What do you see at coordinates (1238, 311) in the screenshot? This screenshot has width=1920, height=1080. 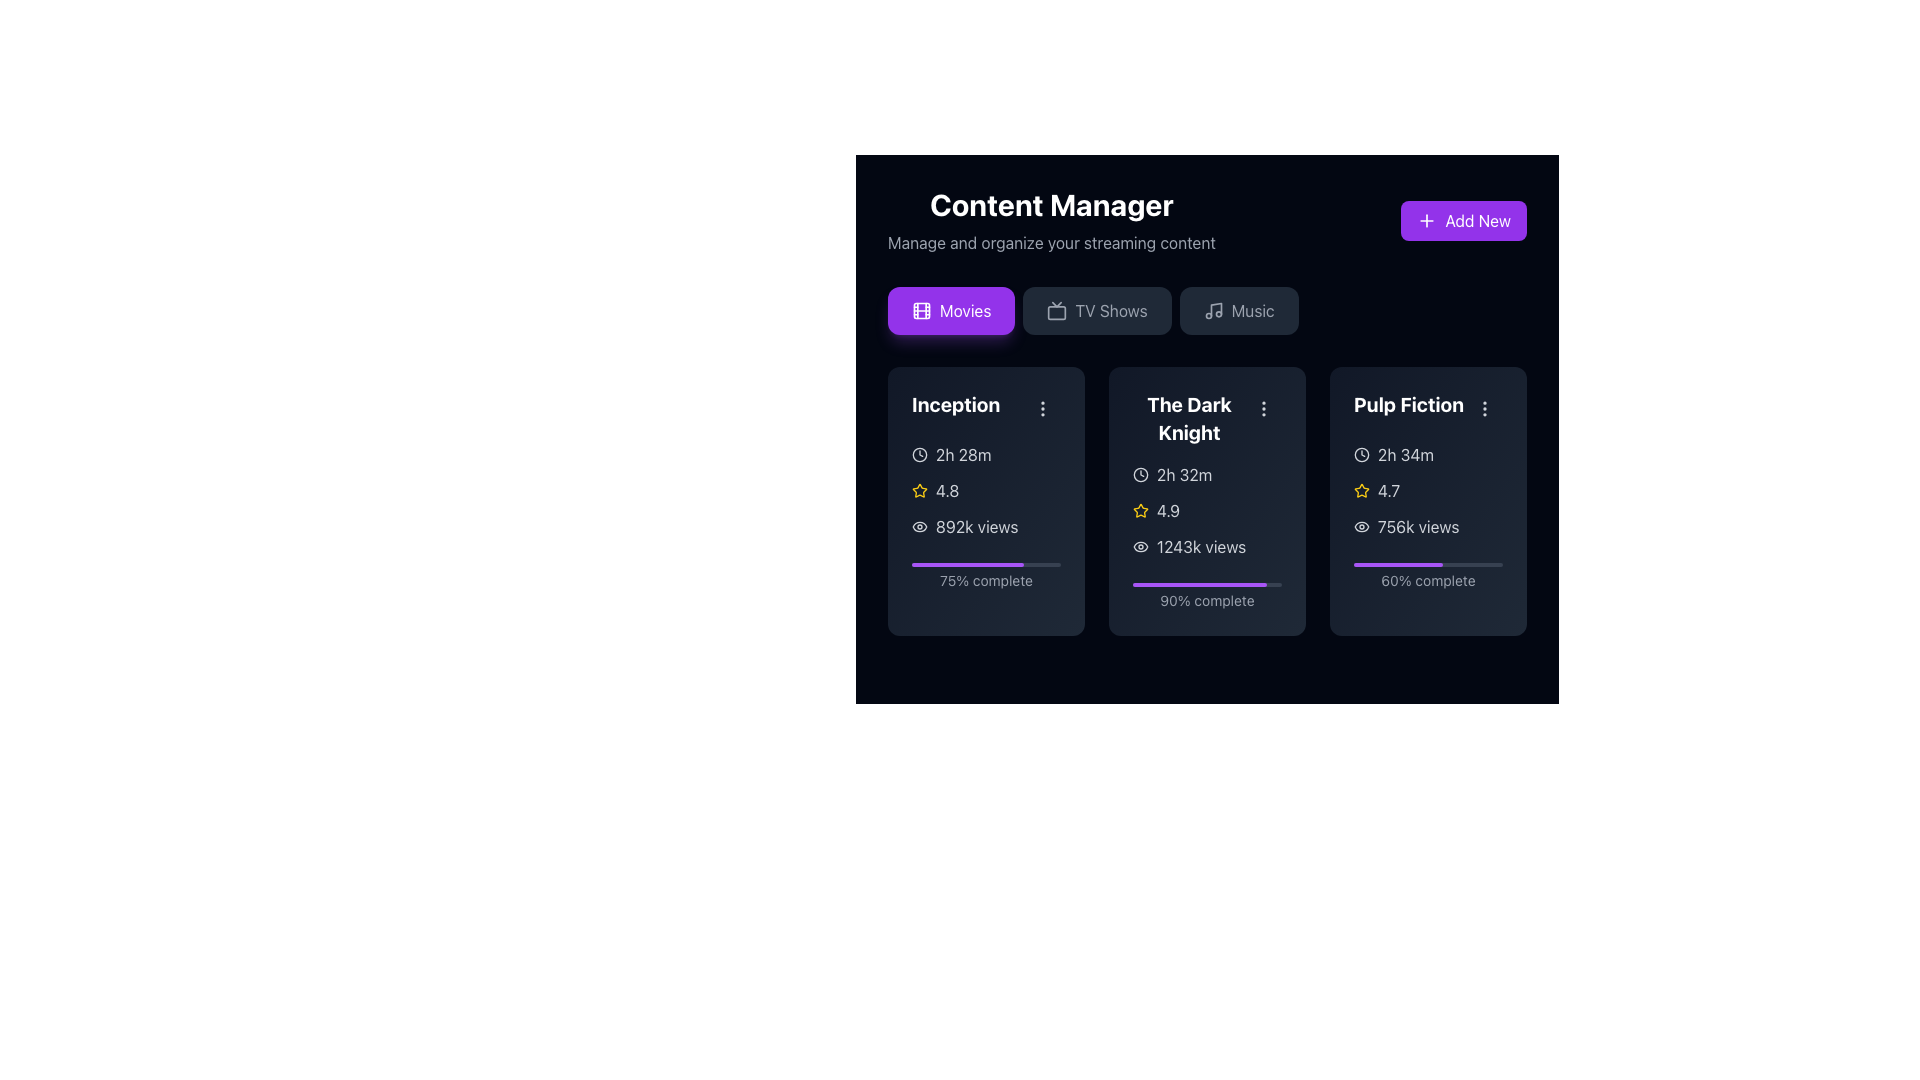 I see `the 'Music' button which has a dark gray background and a music note icon on the left` at bounding box center [1238, 311].